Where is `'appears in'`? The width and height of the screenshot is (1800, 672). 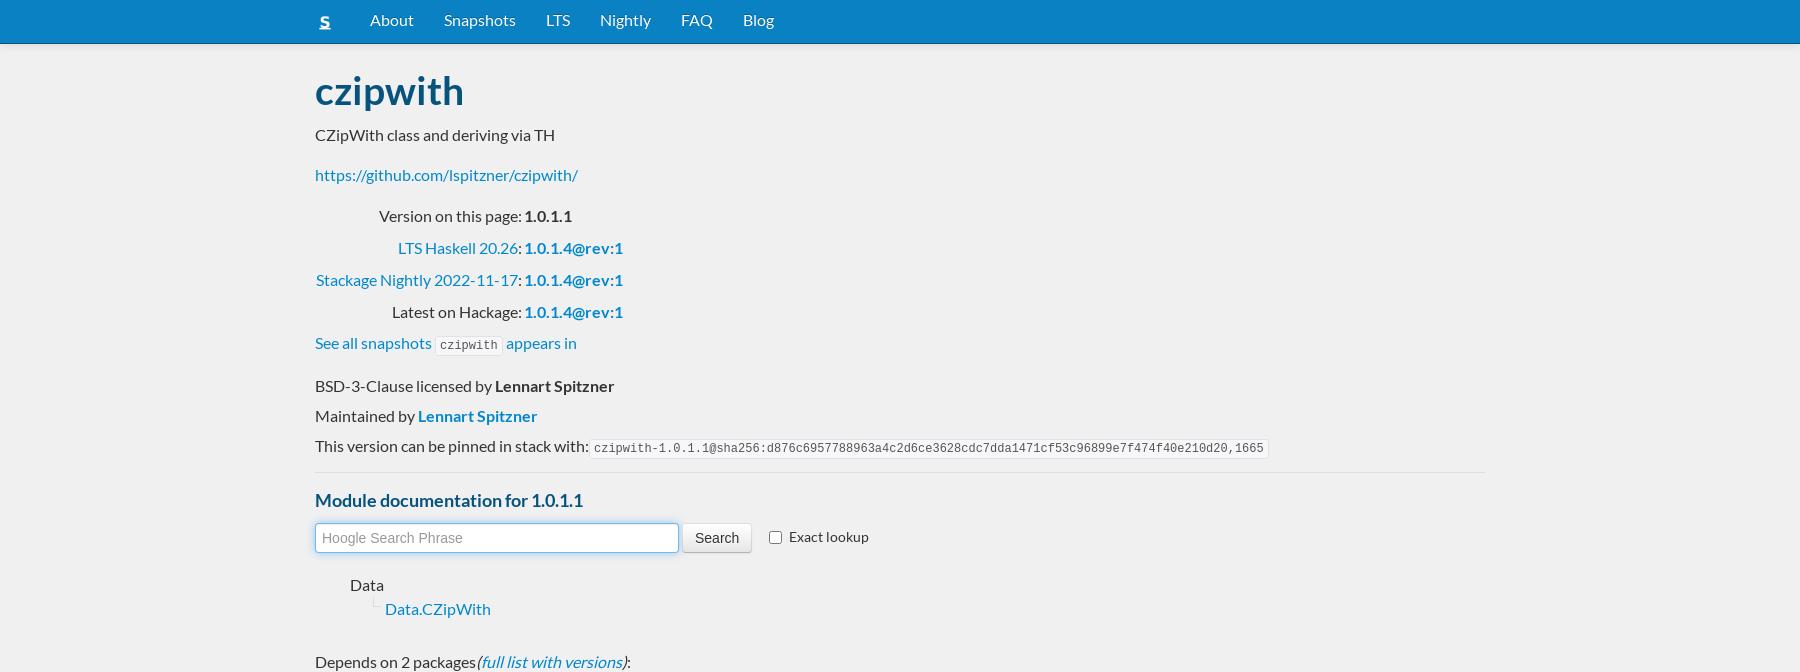 'appears in' is located at coordinates (501, 341).